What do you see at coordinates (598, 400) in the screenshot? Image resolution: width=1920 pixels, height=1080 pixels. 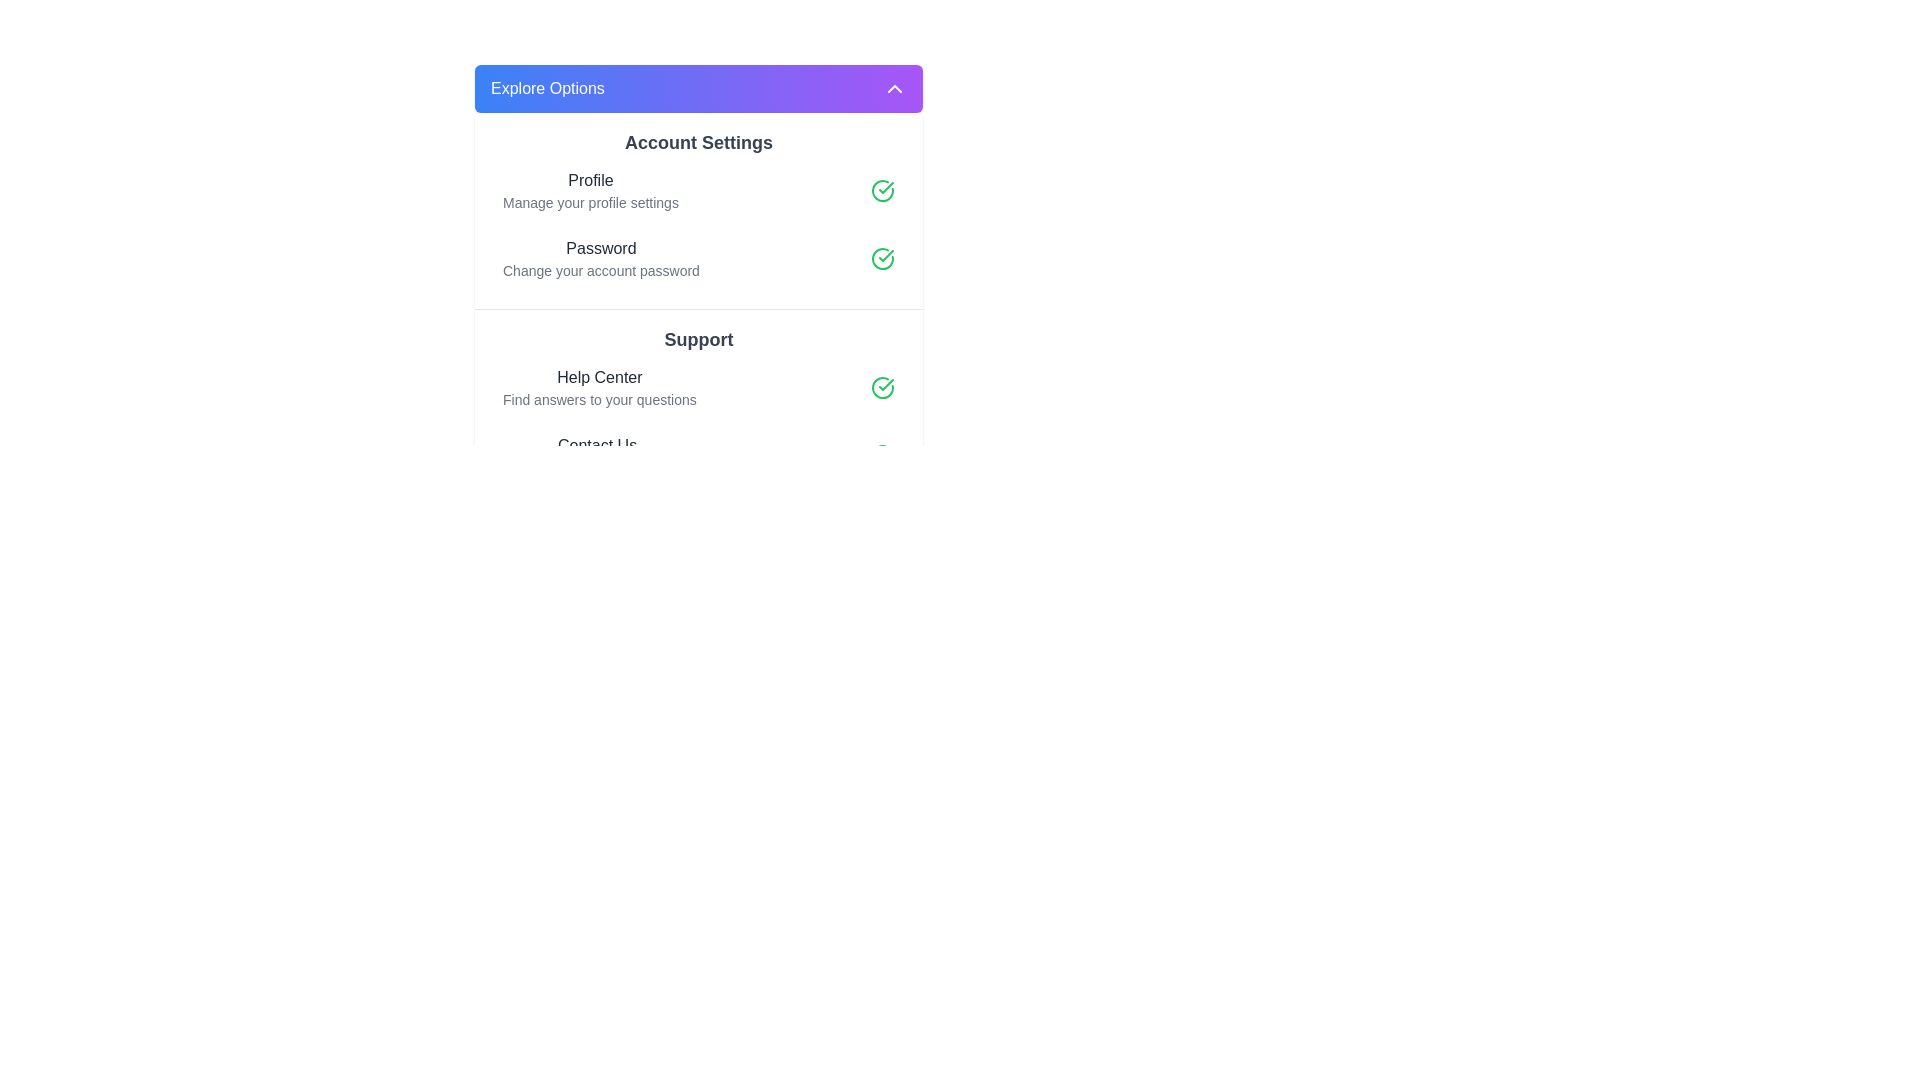 I see `the text block that says 'Find answers to your questions', located beneath the 'Help Center' heading in the 'Support' section` at bounding box center [598, 400].